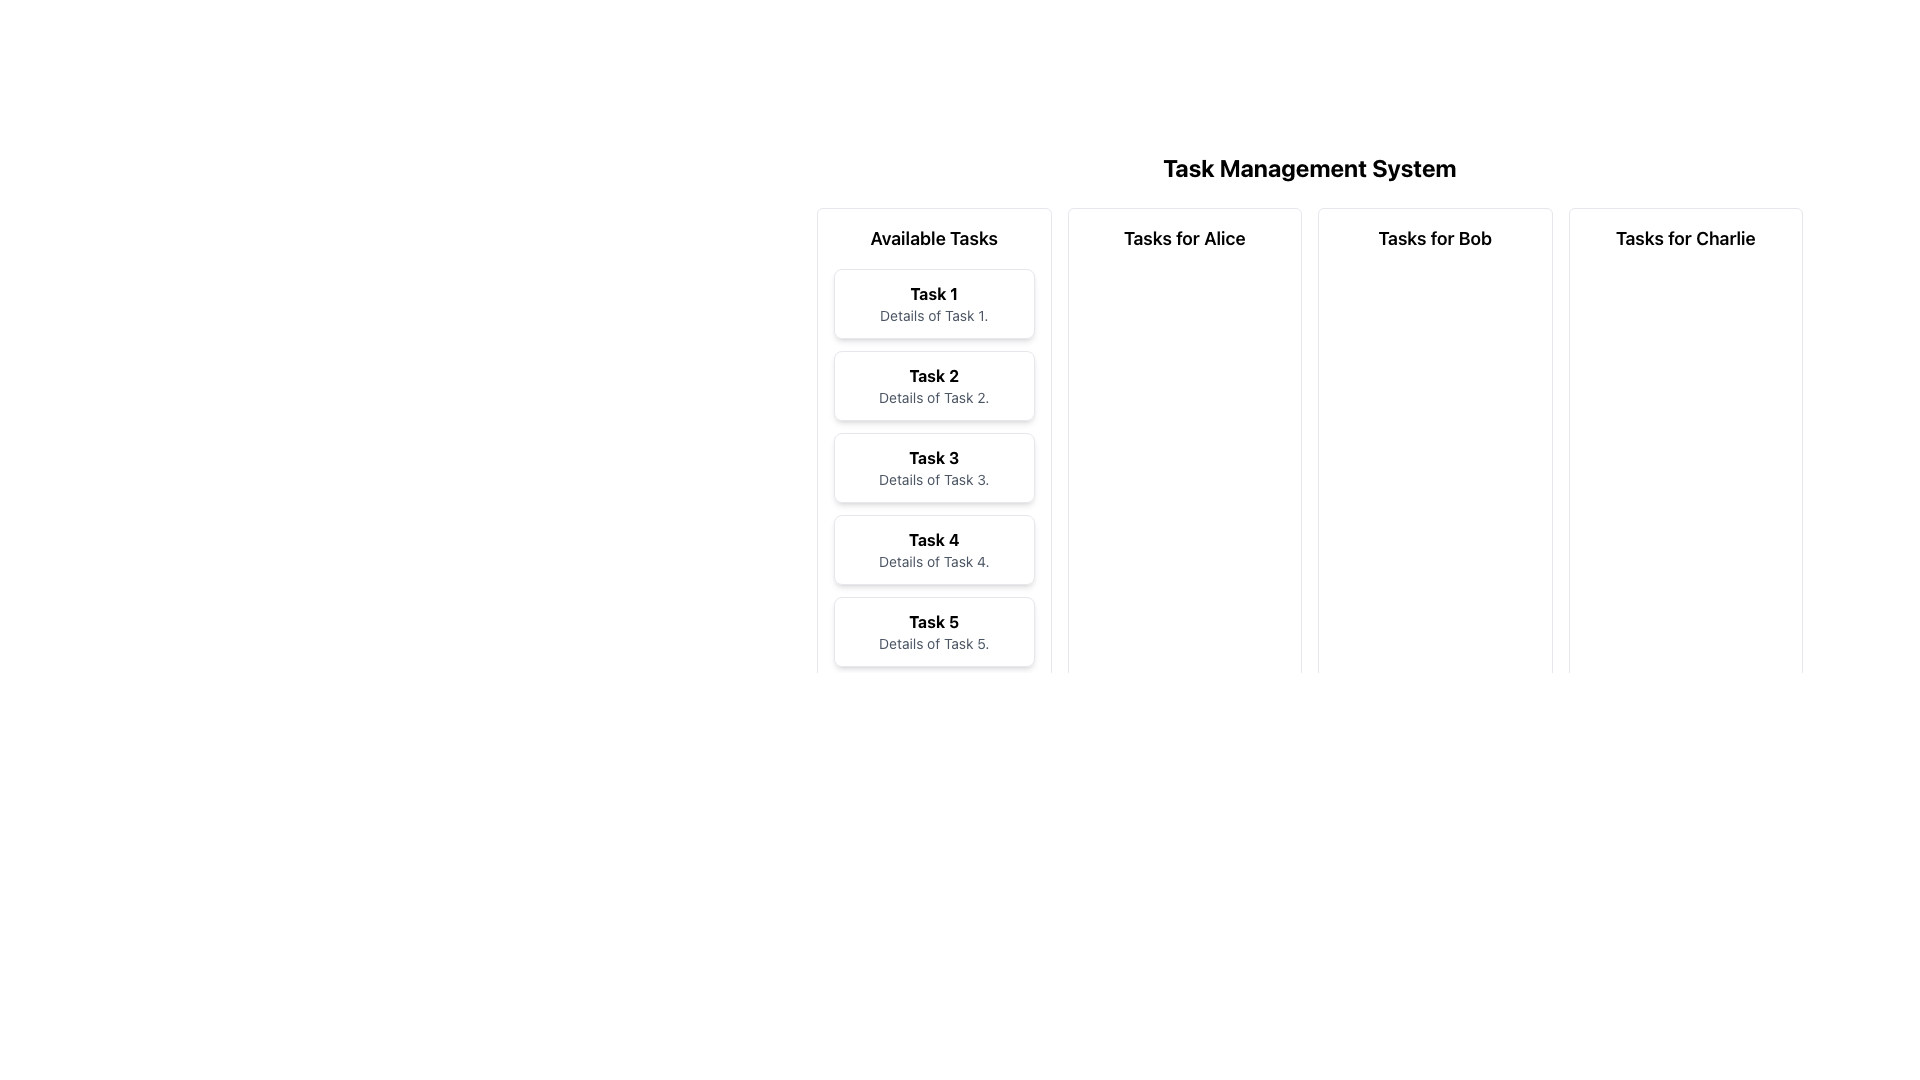 This screenshot has height=1080, width=1920. Describe the element at coordinates (933, 238) in the screenshot. I see `the text label displaying 'Available Tasks', which is located at the top of the left column panel containing task cards` at that location.